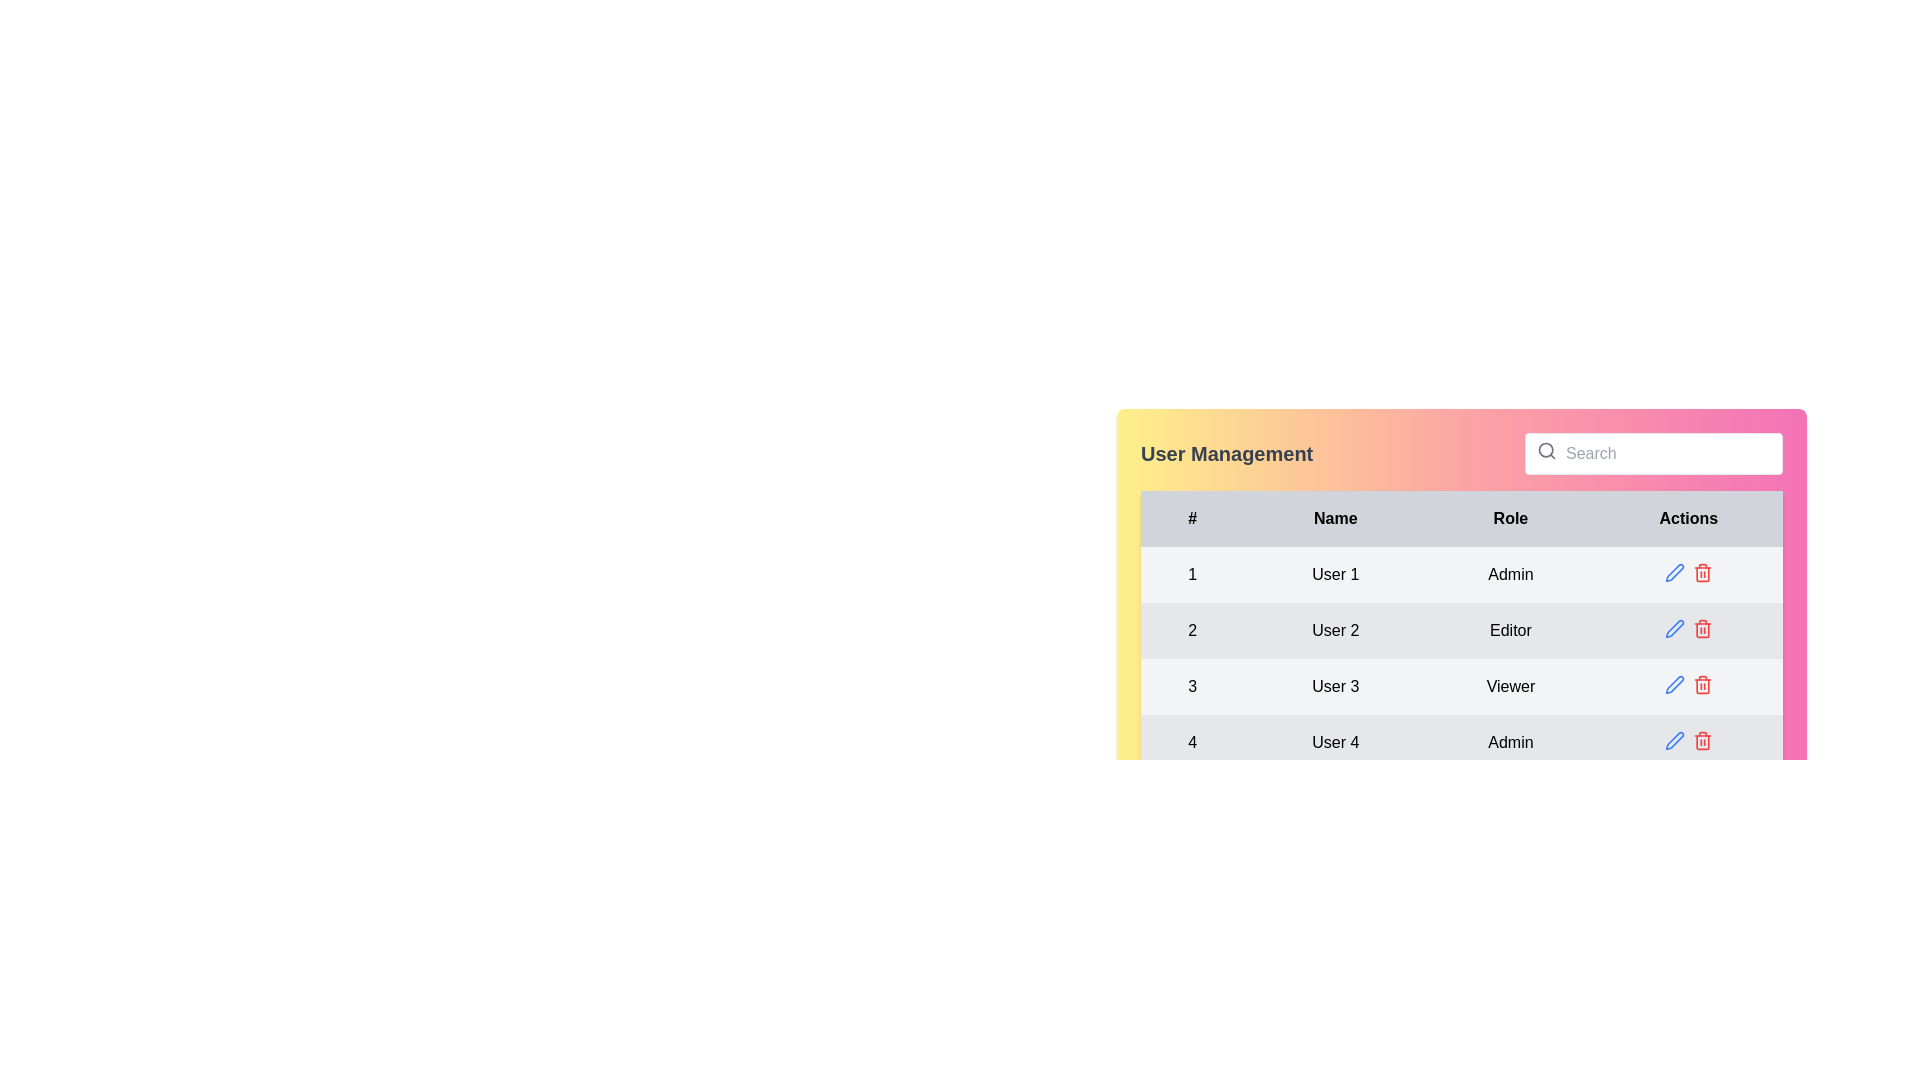  Describe the element at coordinates (1701, 573) in the screenshot. I see `the red-colored trash can icon to initiate a delete action within the user management table, located in the 'Actions' column of the first row` at that location.